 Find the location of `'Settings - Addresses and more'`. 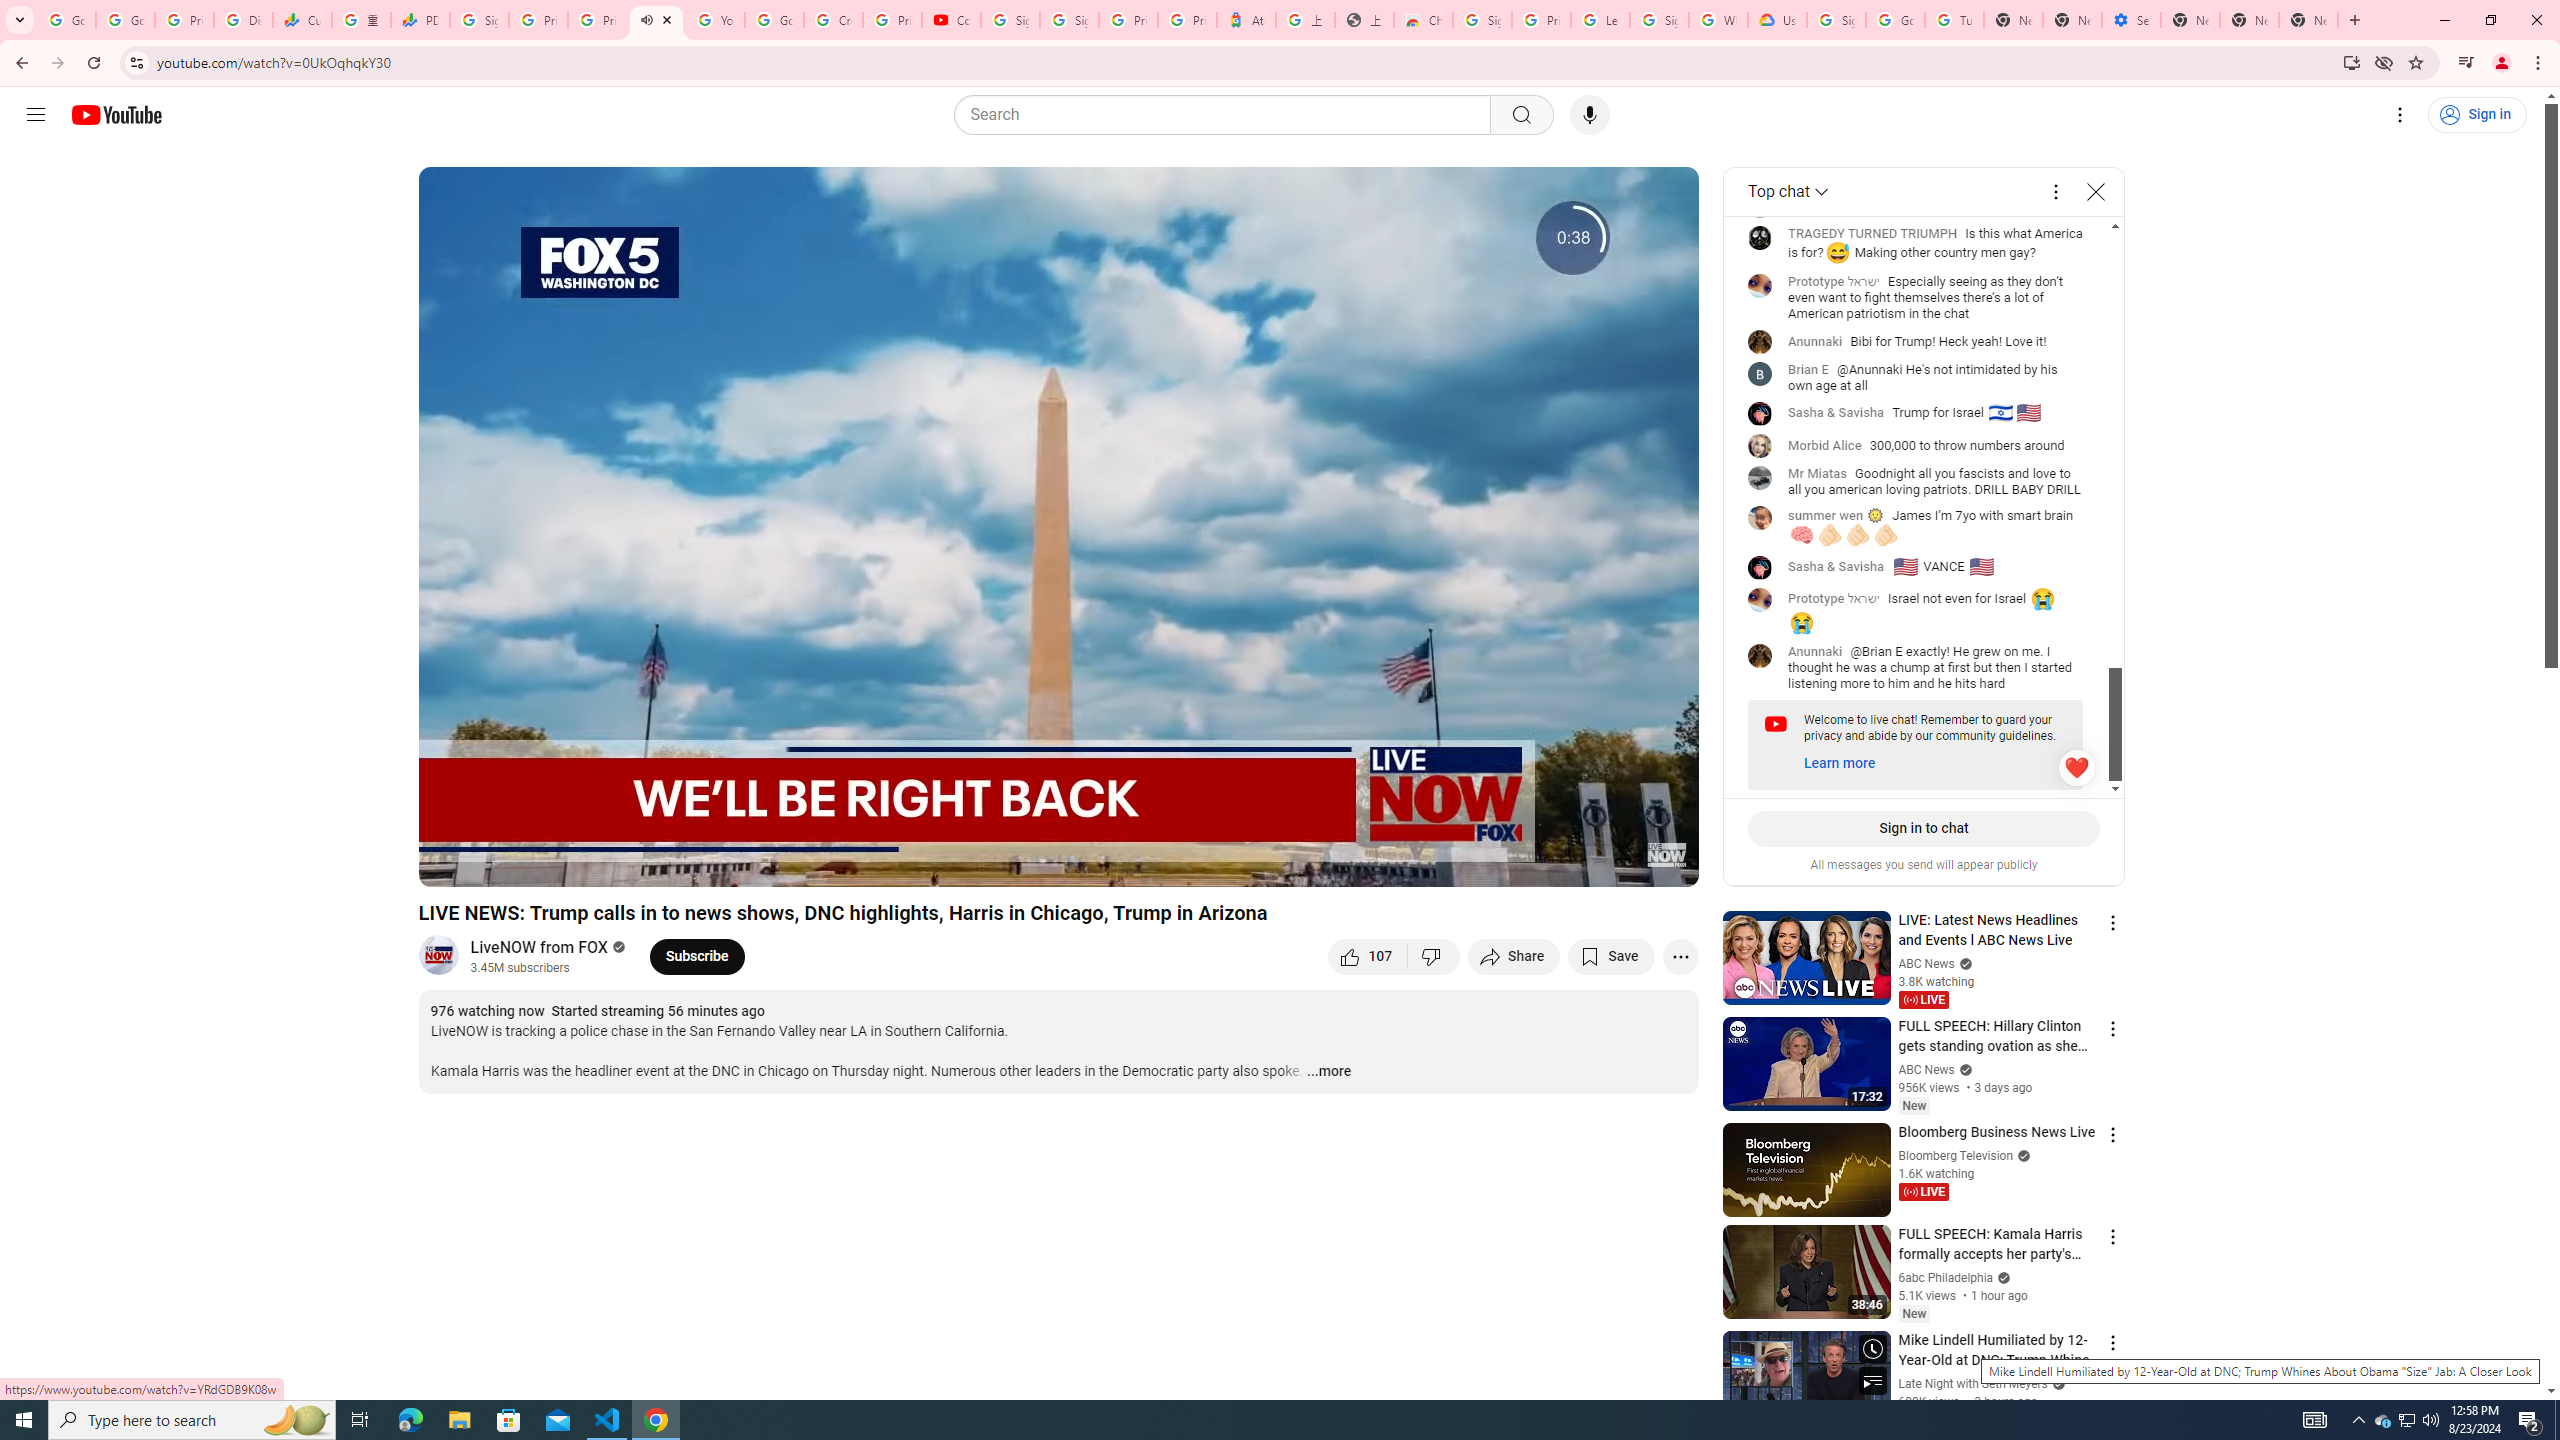

'Settings - Addresses and more' is located at coordinates (2131, 19).